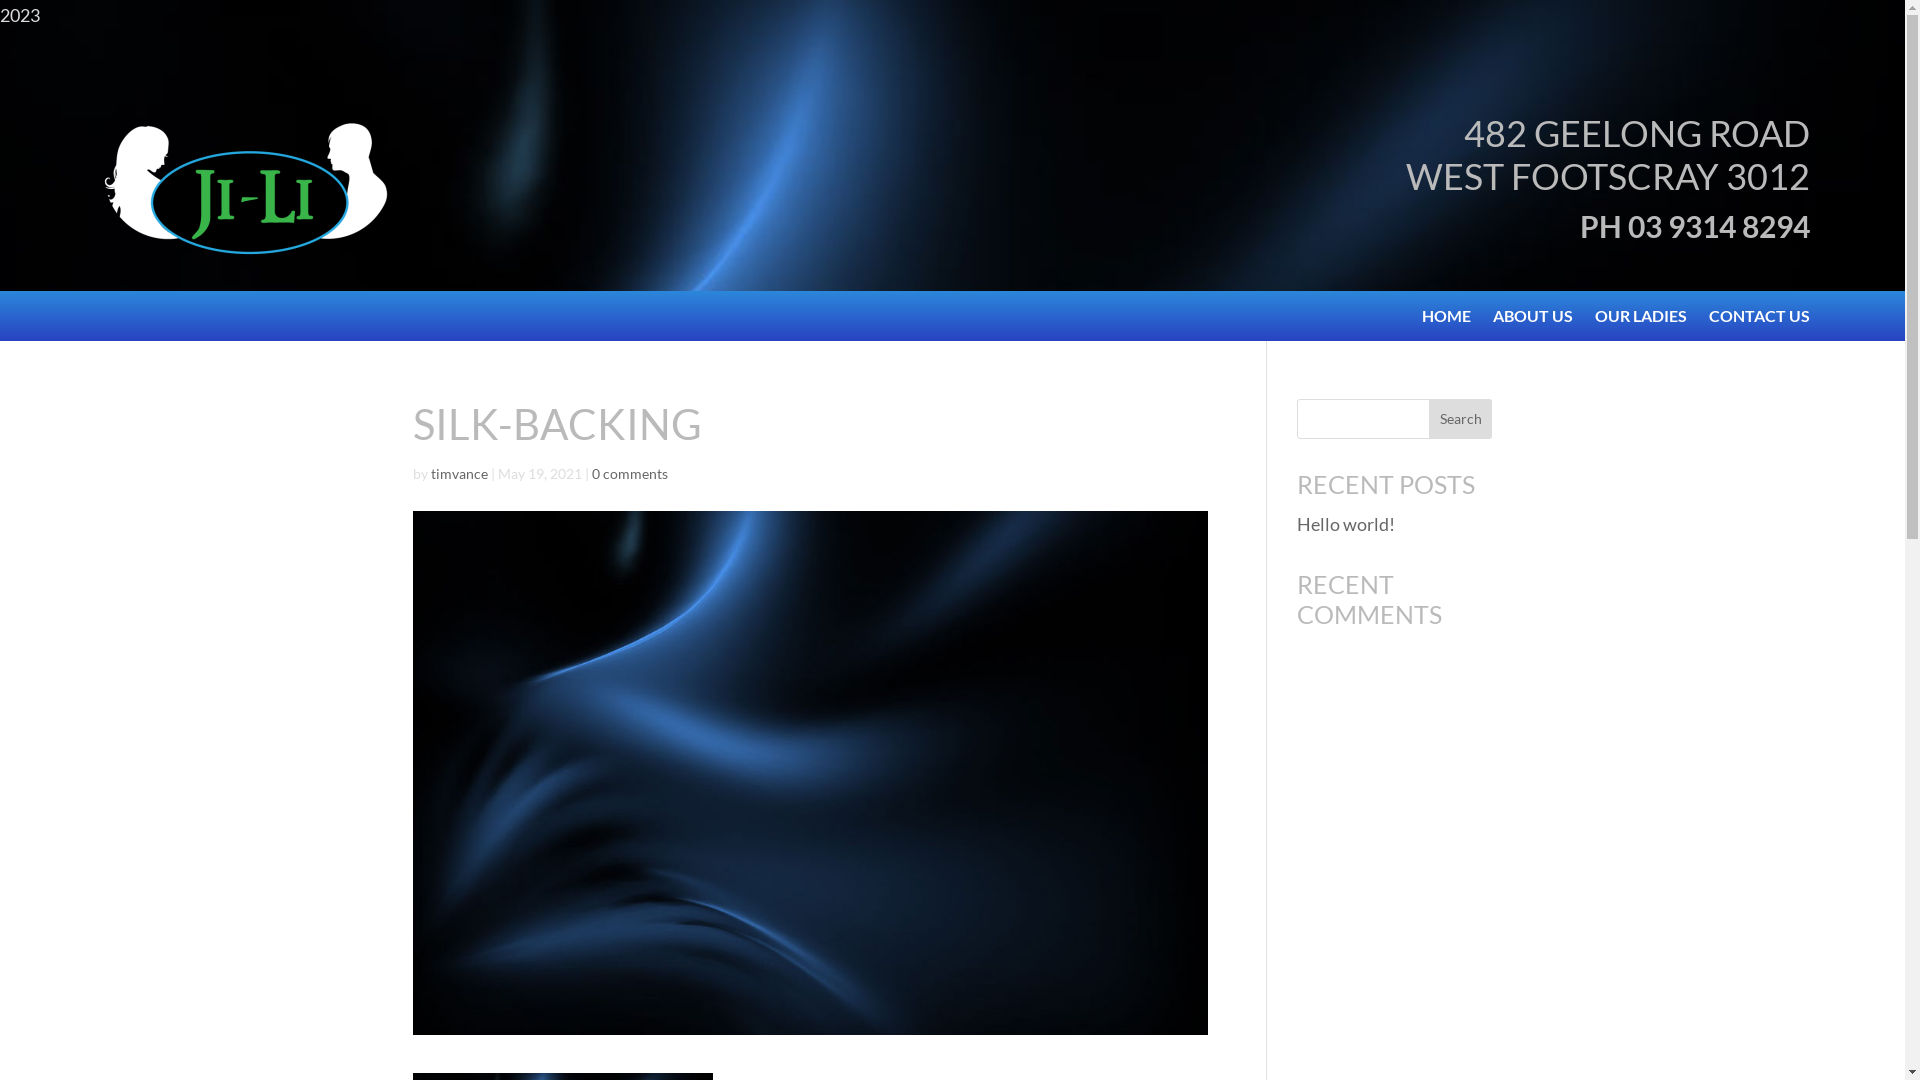  I want to click on 'ABOUT US', so click(1531, 319).